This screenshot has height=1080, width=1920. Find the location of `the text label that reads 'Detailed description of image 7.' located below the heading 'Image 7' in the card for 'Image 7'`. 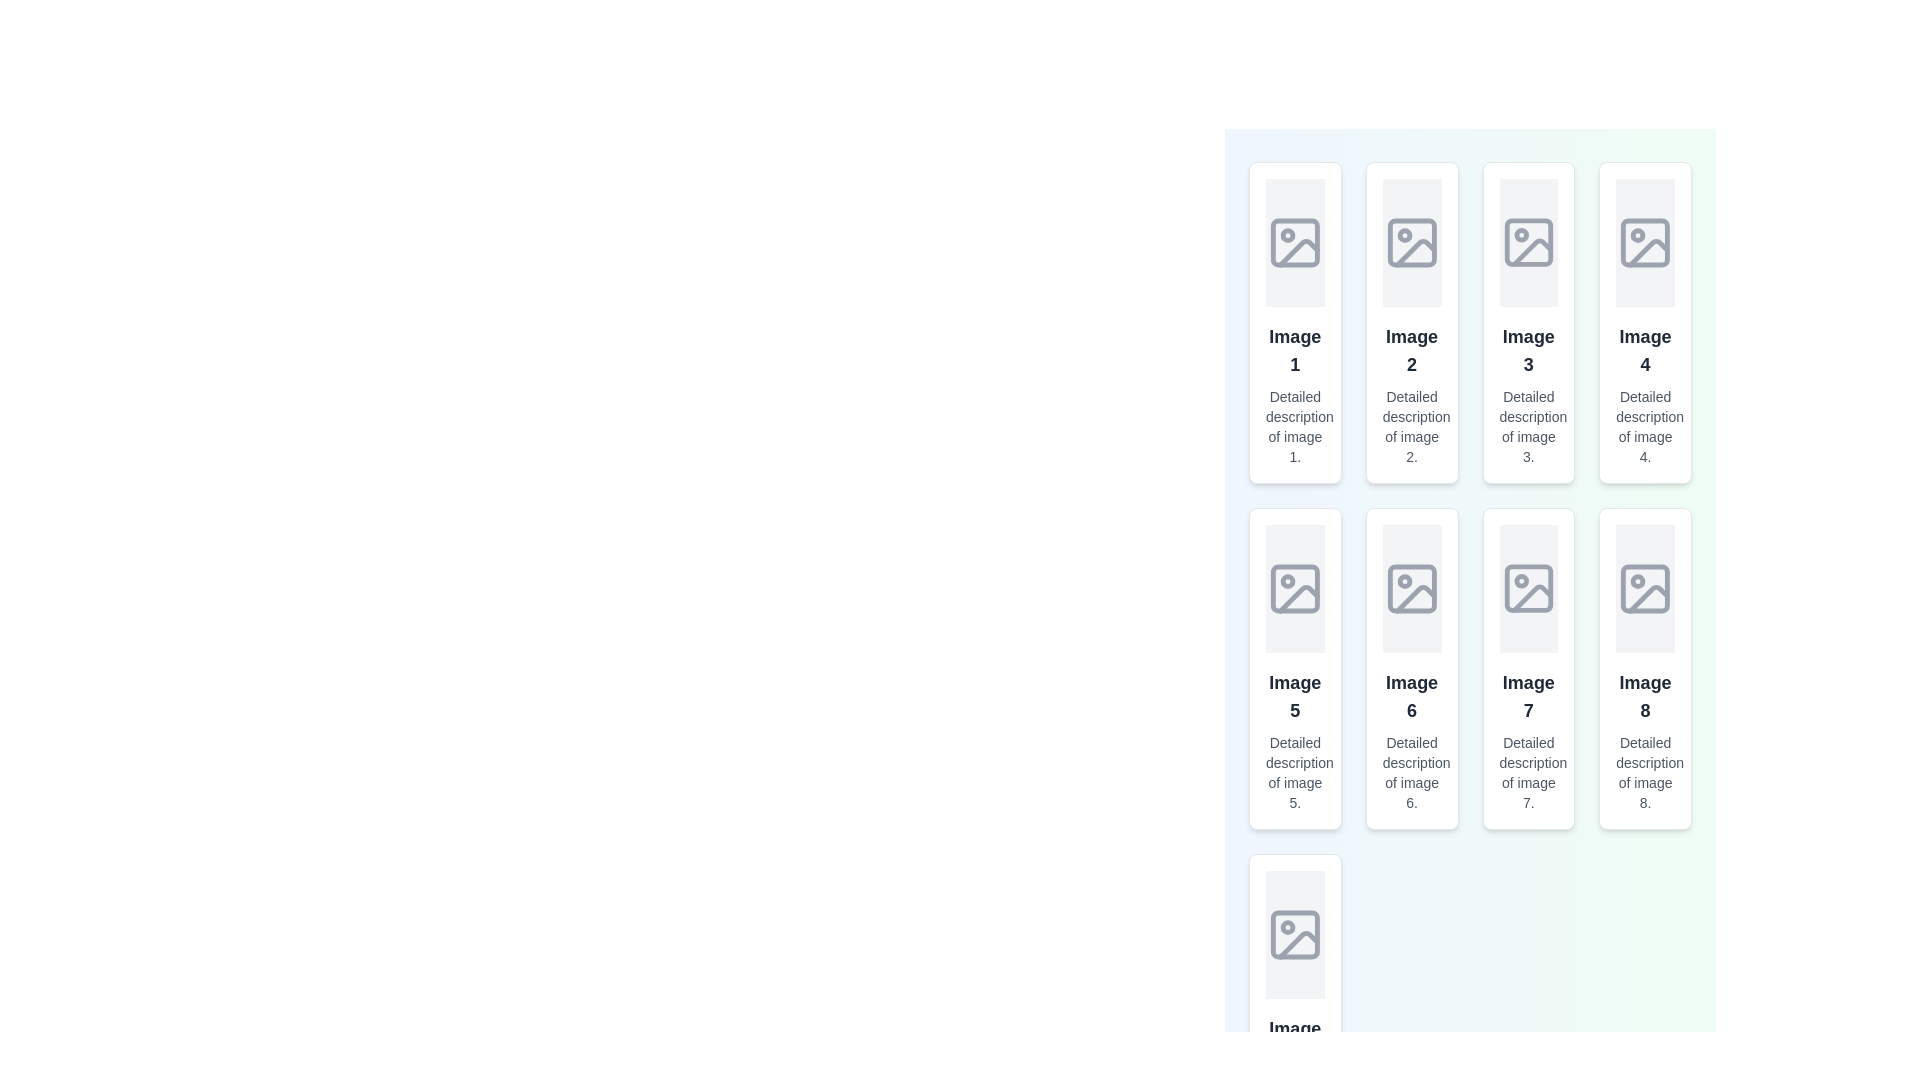

the text label that reads 'Detailed description of image 7.' located below the heading 'Image 7' in the card for 'Image 7' is located at coordinates (1527, 771).